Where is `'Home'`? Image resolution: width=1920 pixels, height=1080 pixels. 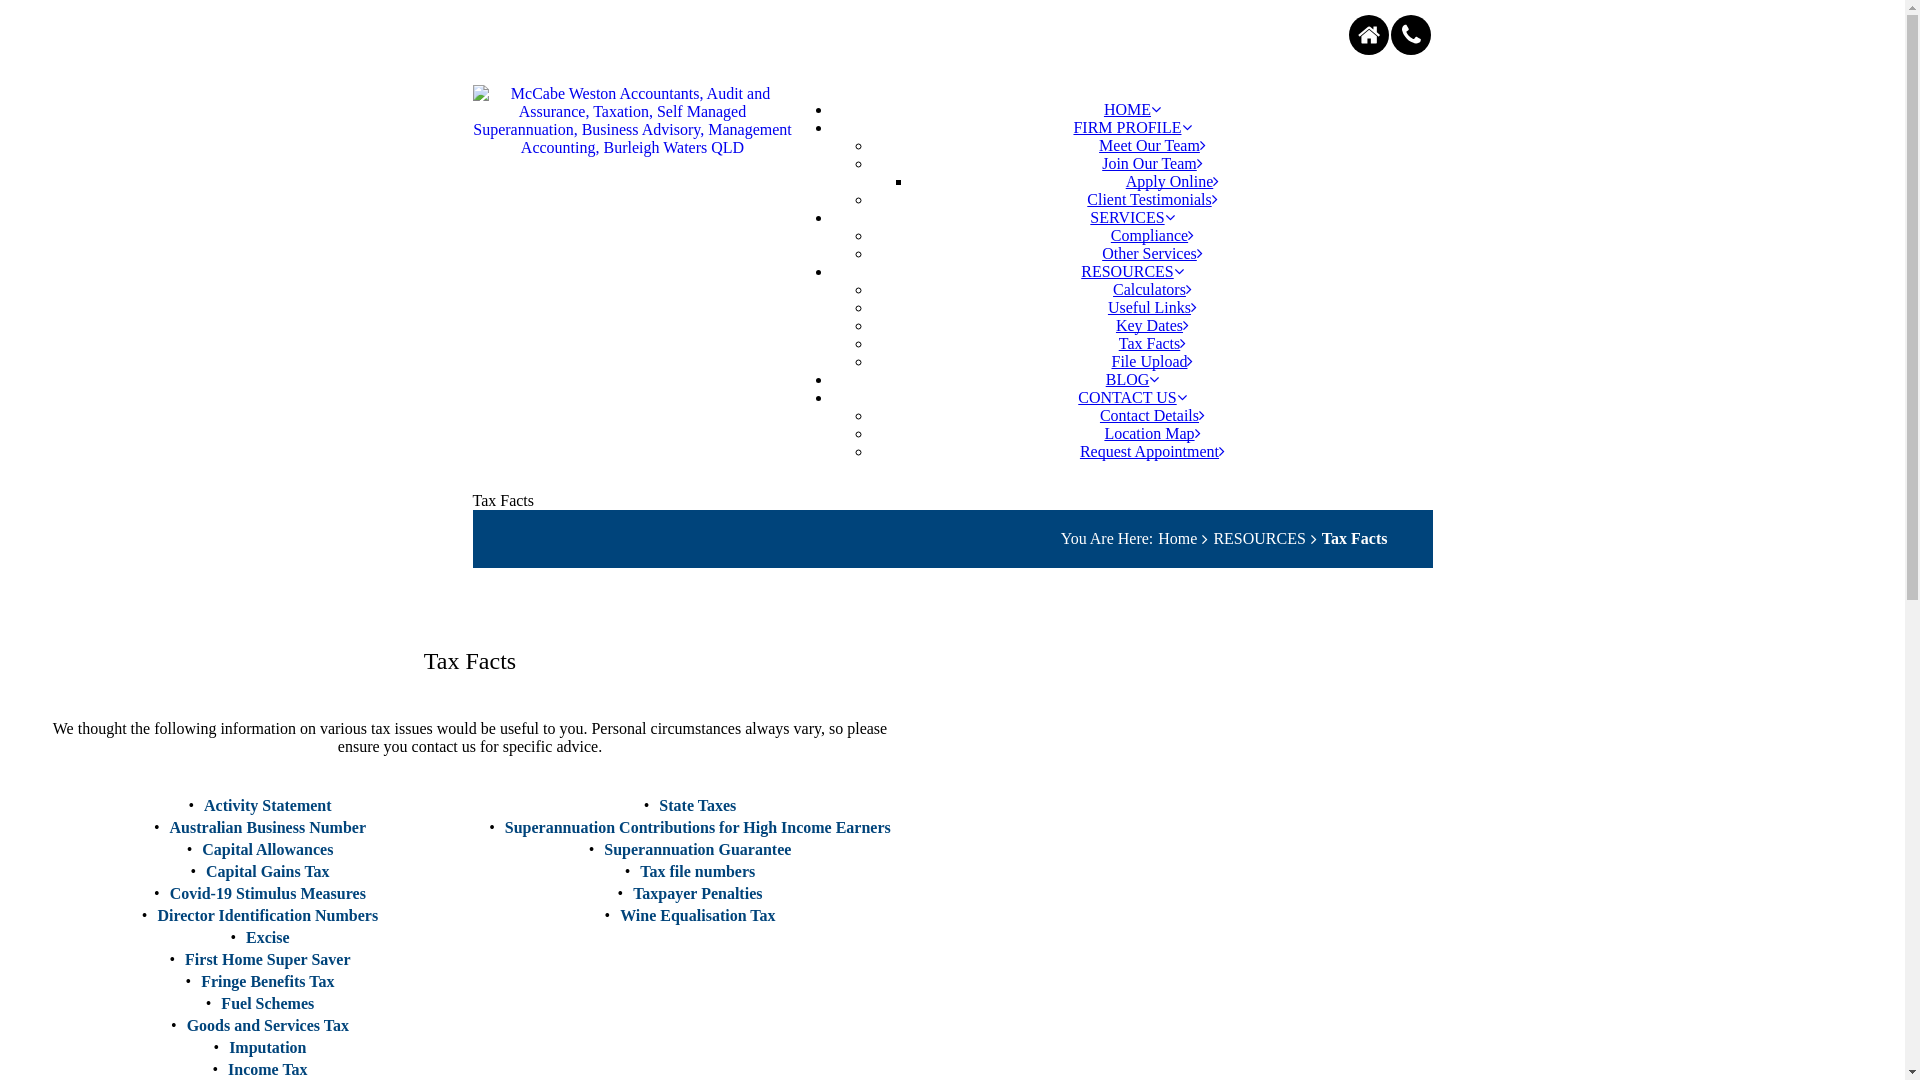
'Home' is located at coordinates (1177, 538).